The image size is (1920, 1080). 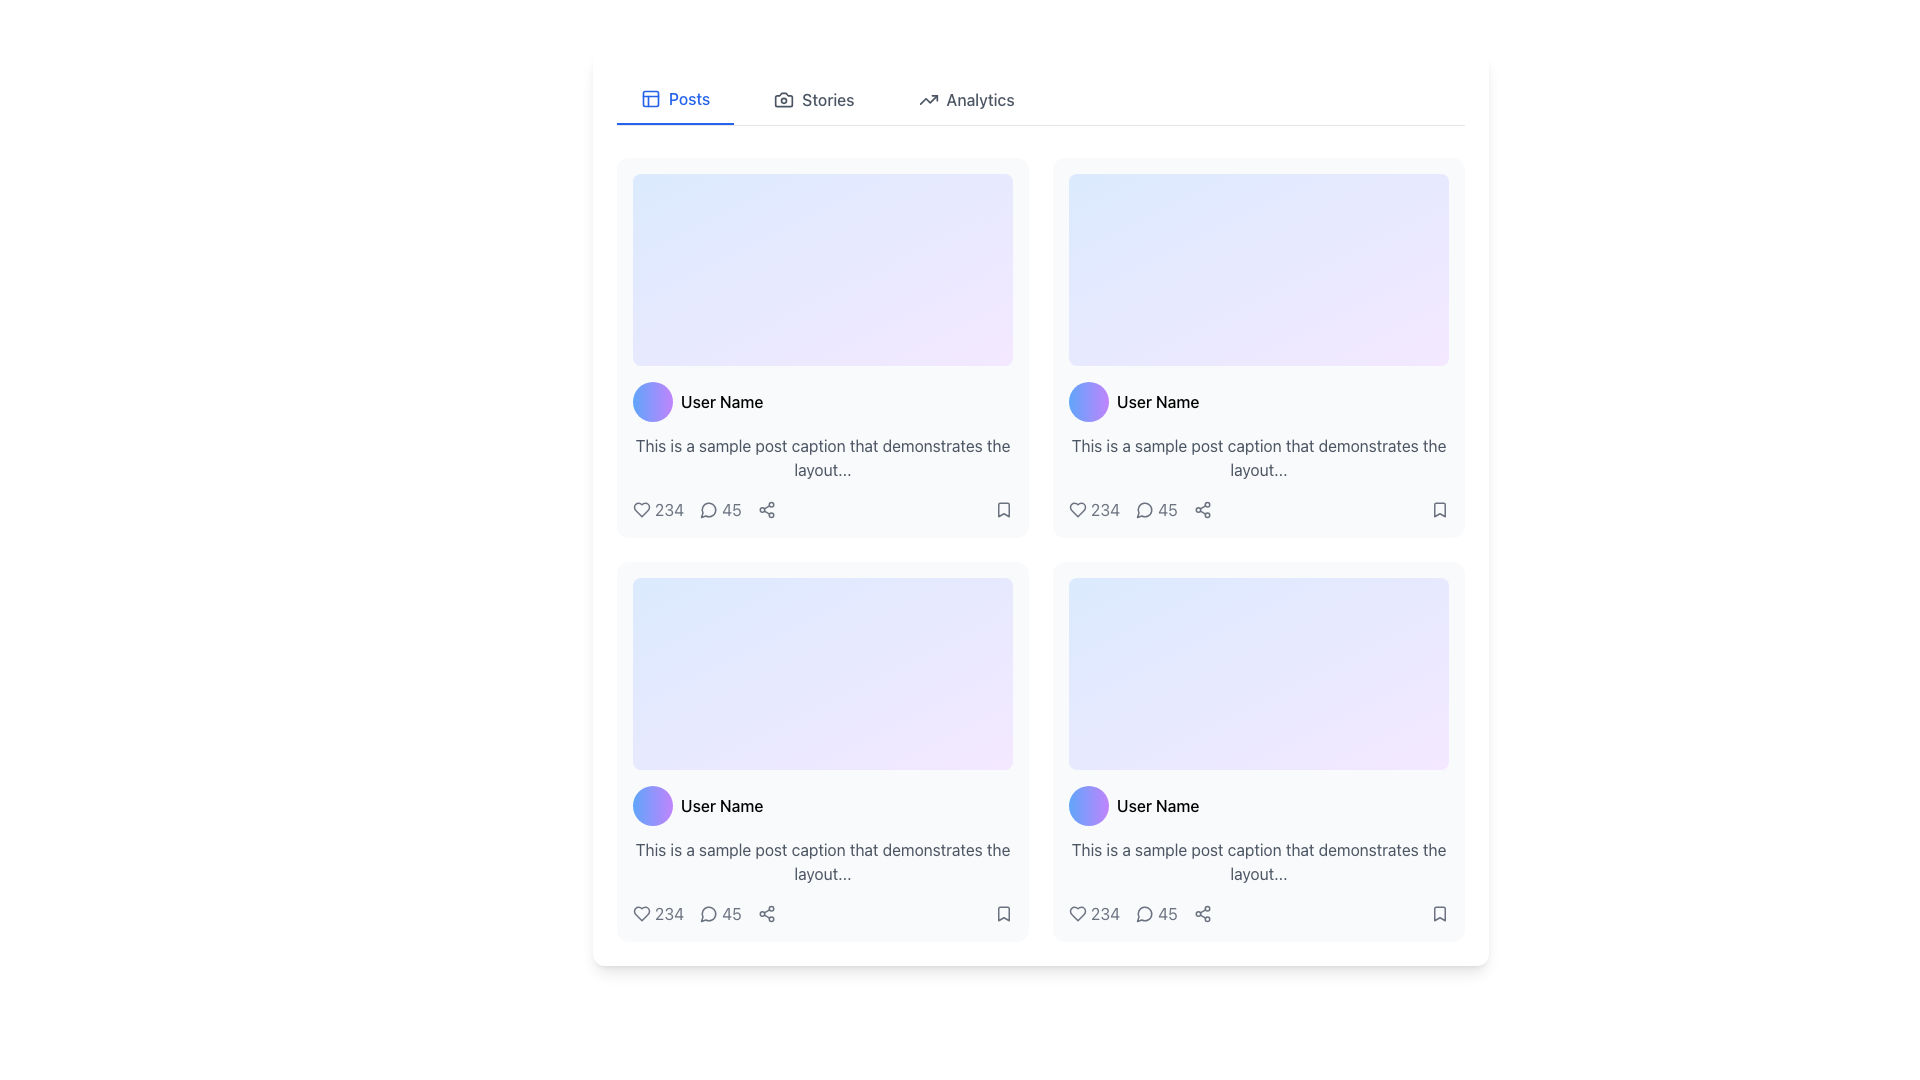 I want to click on the first post card in the top-left corner of the two-column grid layout, so click(x=822, y=346).